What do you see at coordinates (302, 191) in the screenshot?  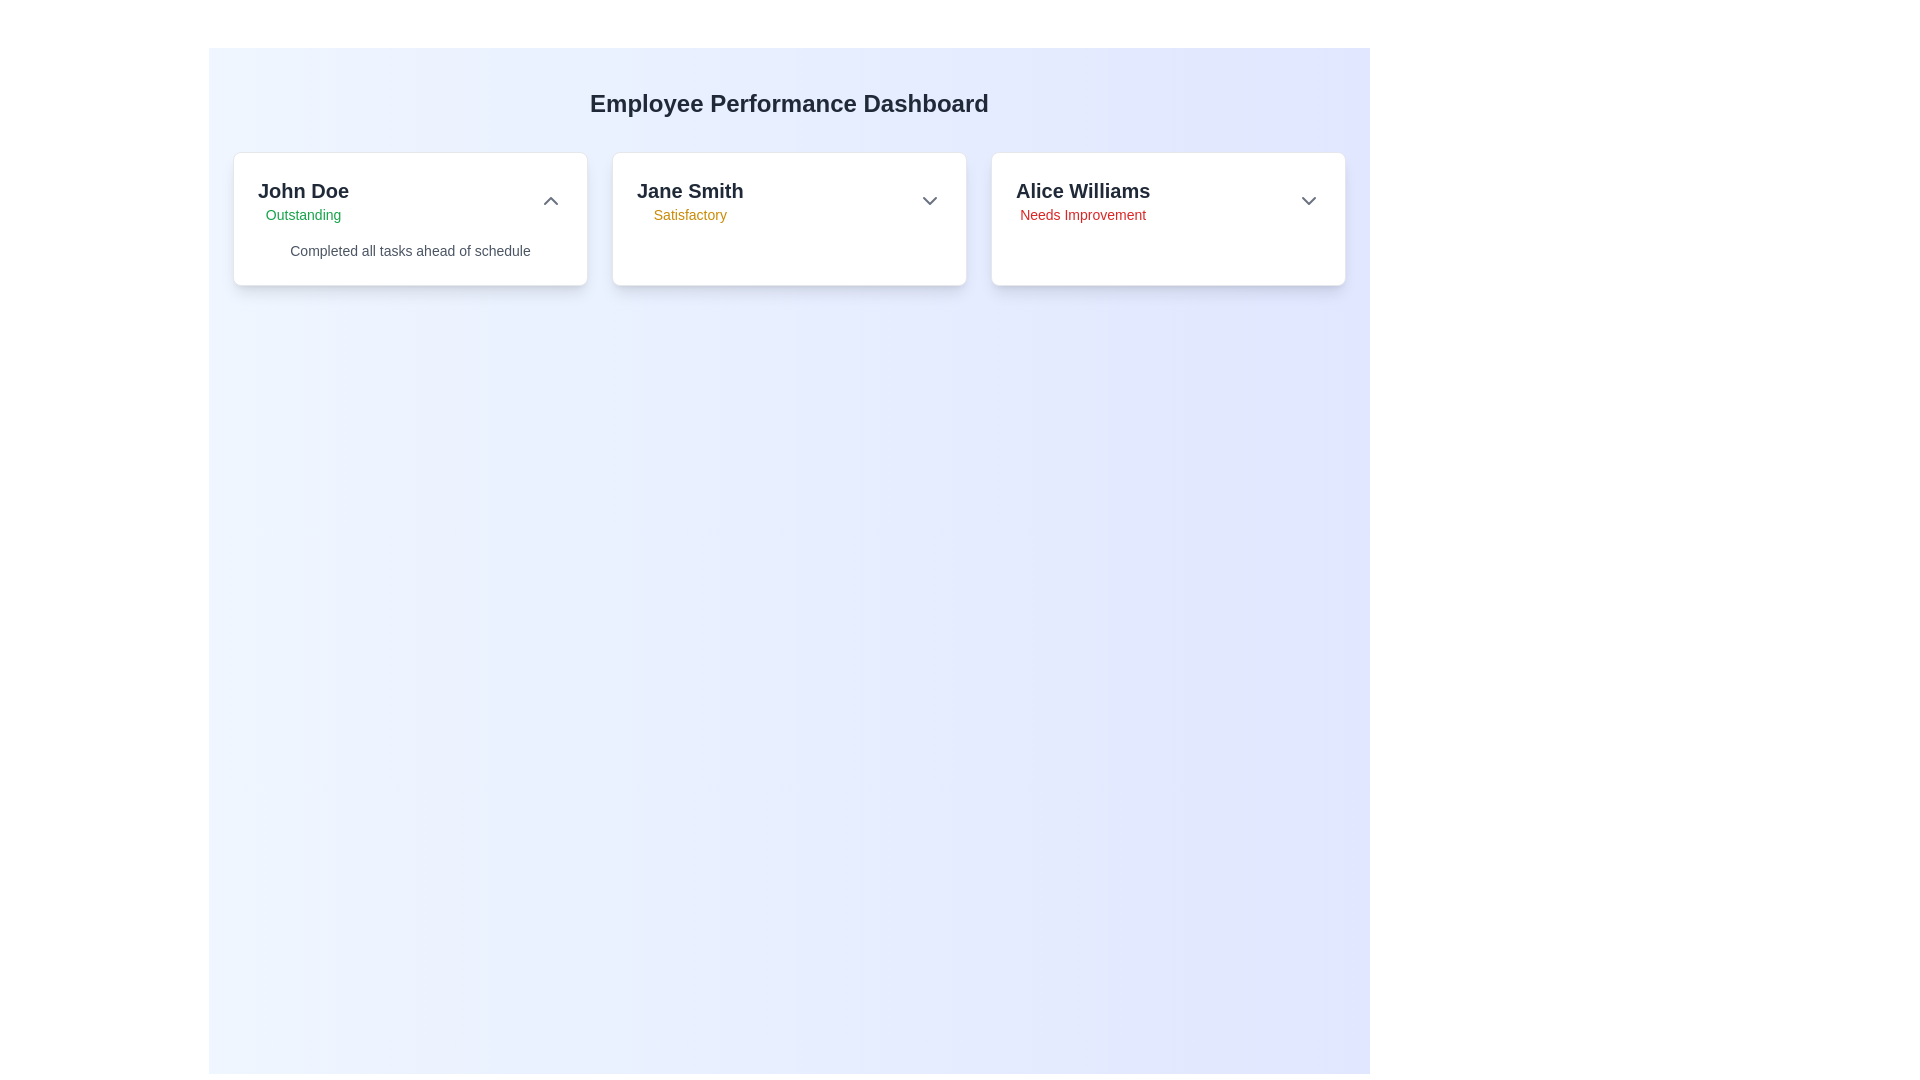 I see `the text of the Label representing 'John Doe' in the employee performance dashboard, which is positioned above the 'Outstanding' text element` at bounding box center [302, 191].